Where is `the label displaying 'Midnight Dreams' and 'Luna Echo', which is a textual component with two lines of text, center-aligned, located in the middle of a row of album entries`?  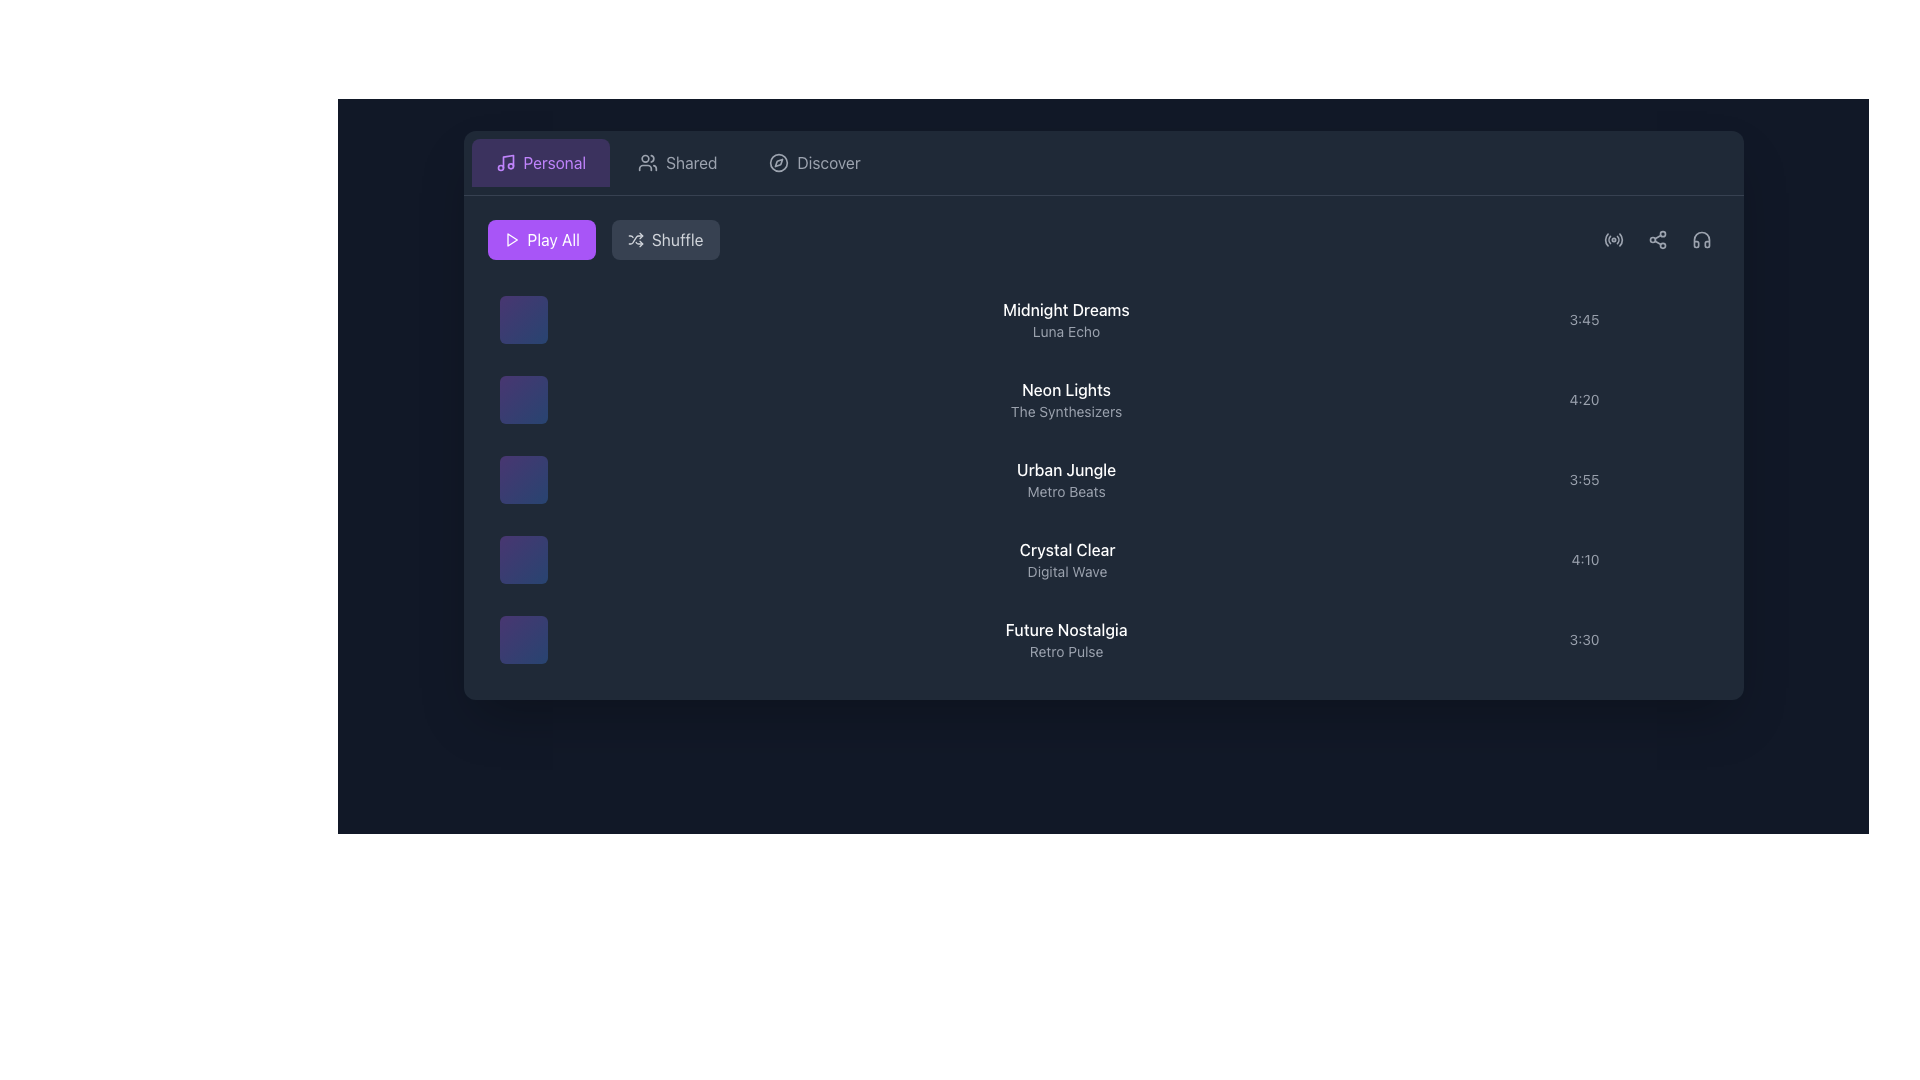
the label displaying 'Midnight Dreams' and 'Luna Echo', which is a textual component with two lines of text, center-aligned, located in the middle of a row of album entries is located at coordinates (1065, 319).